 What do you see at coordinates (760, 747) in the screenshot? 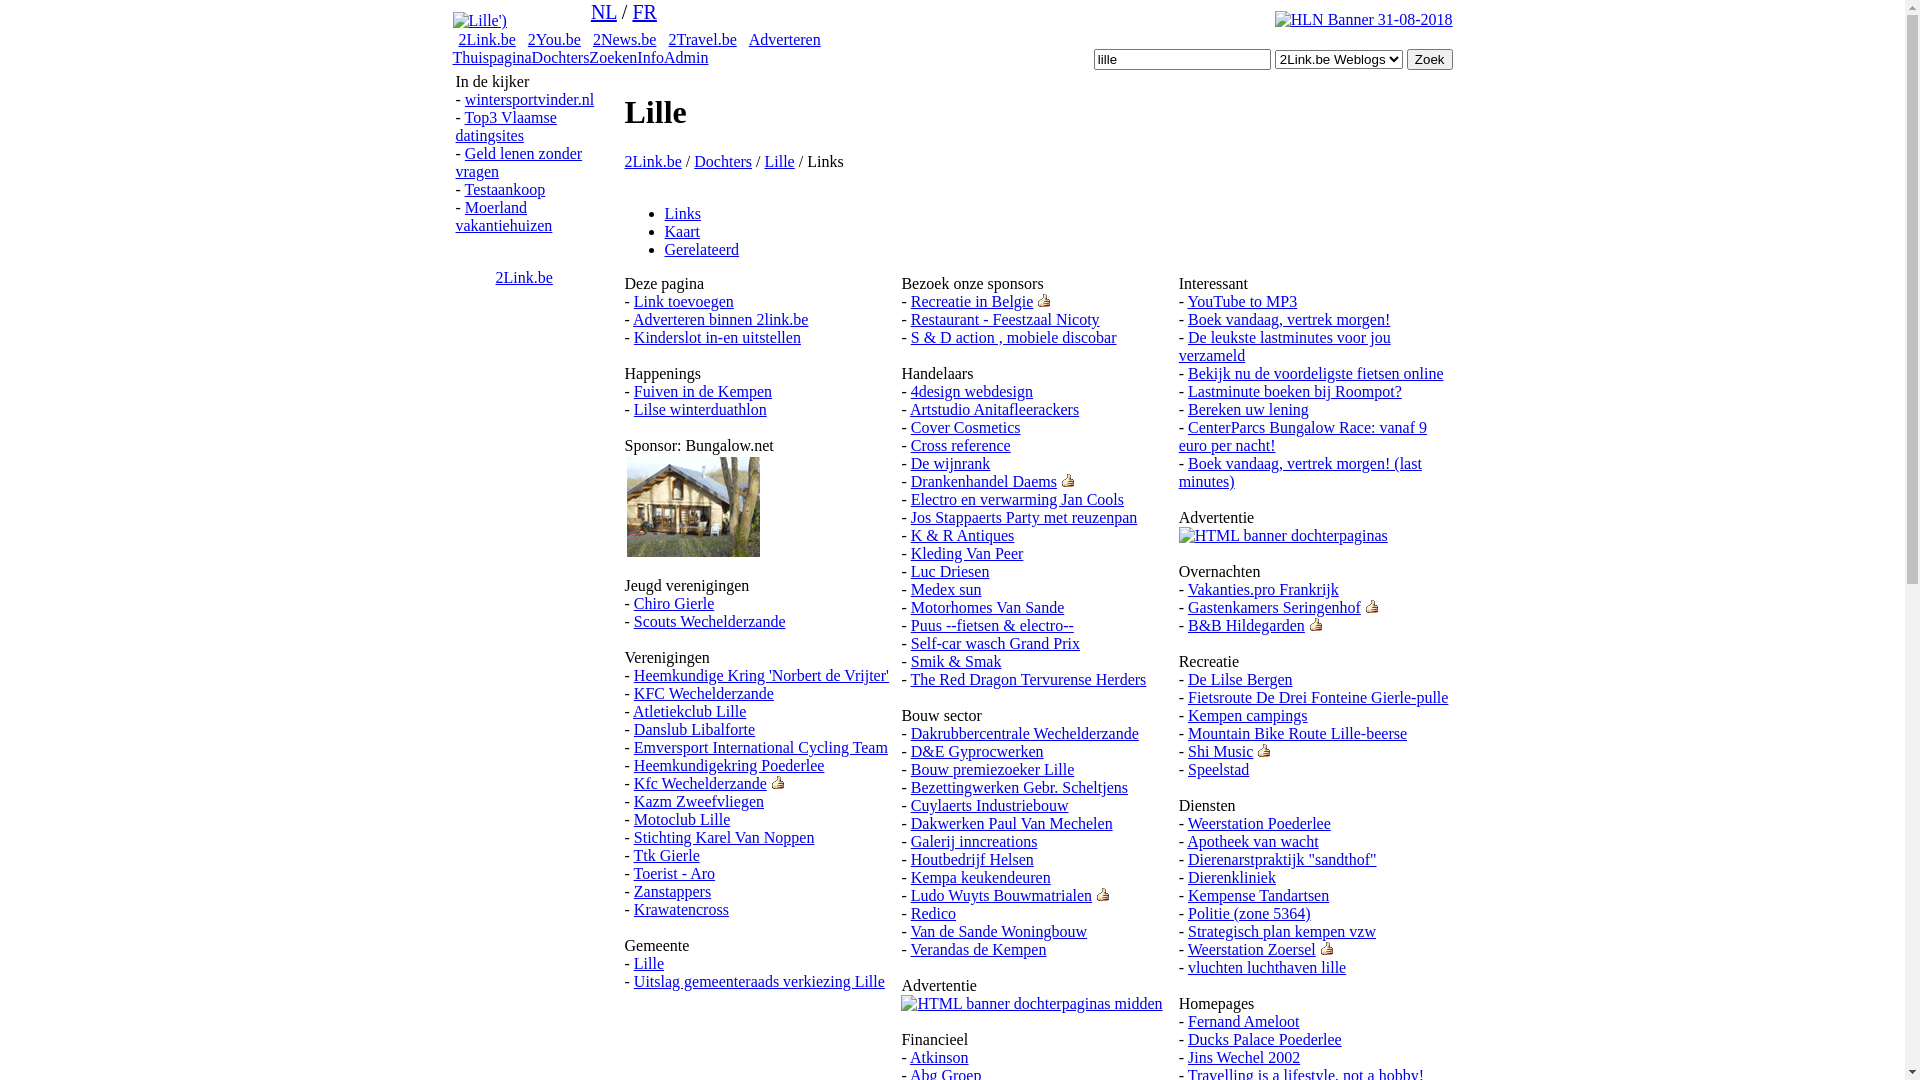
I see `'Emversport International Cycling Team'` at bounding box center [760, 747].